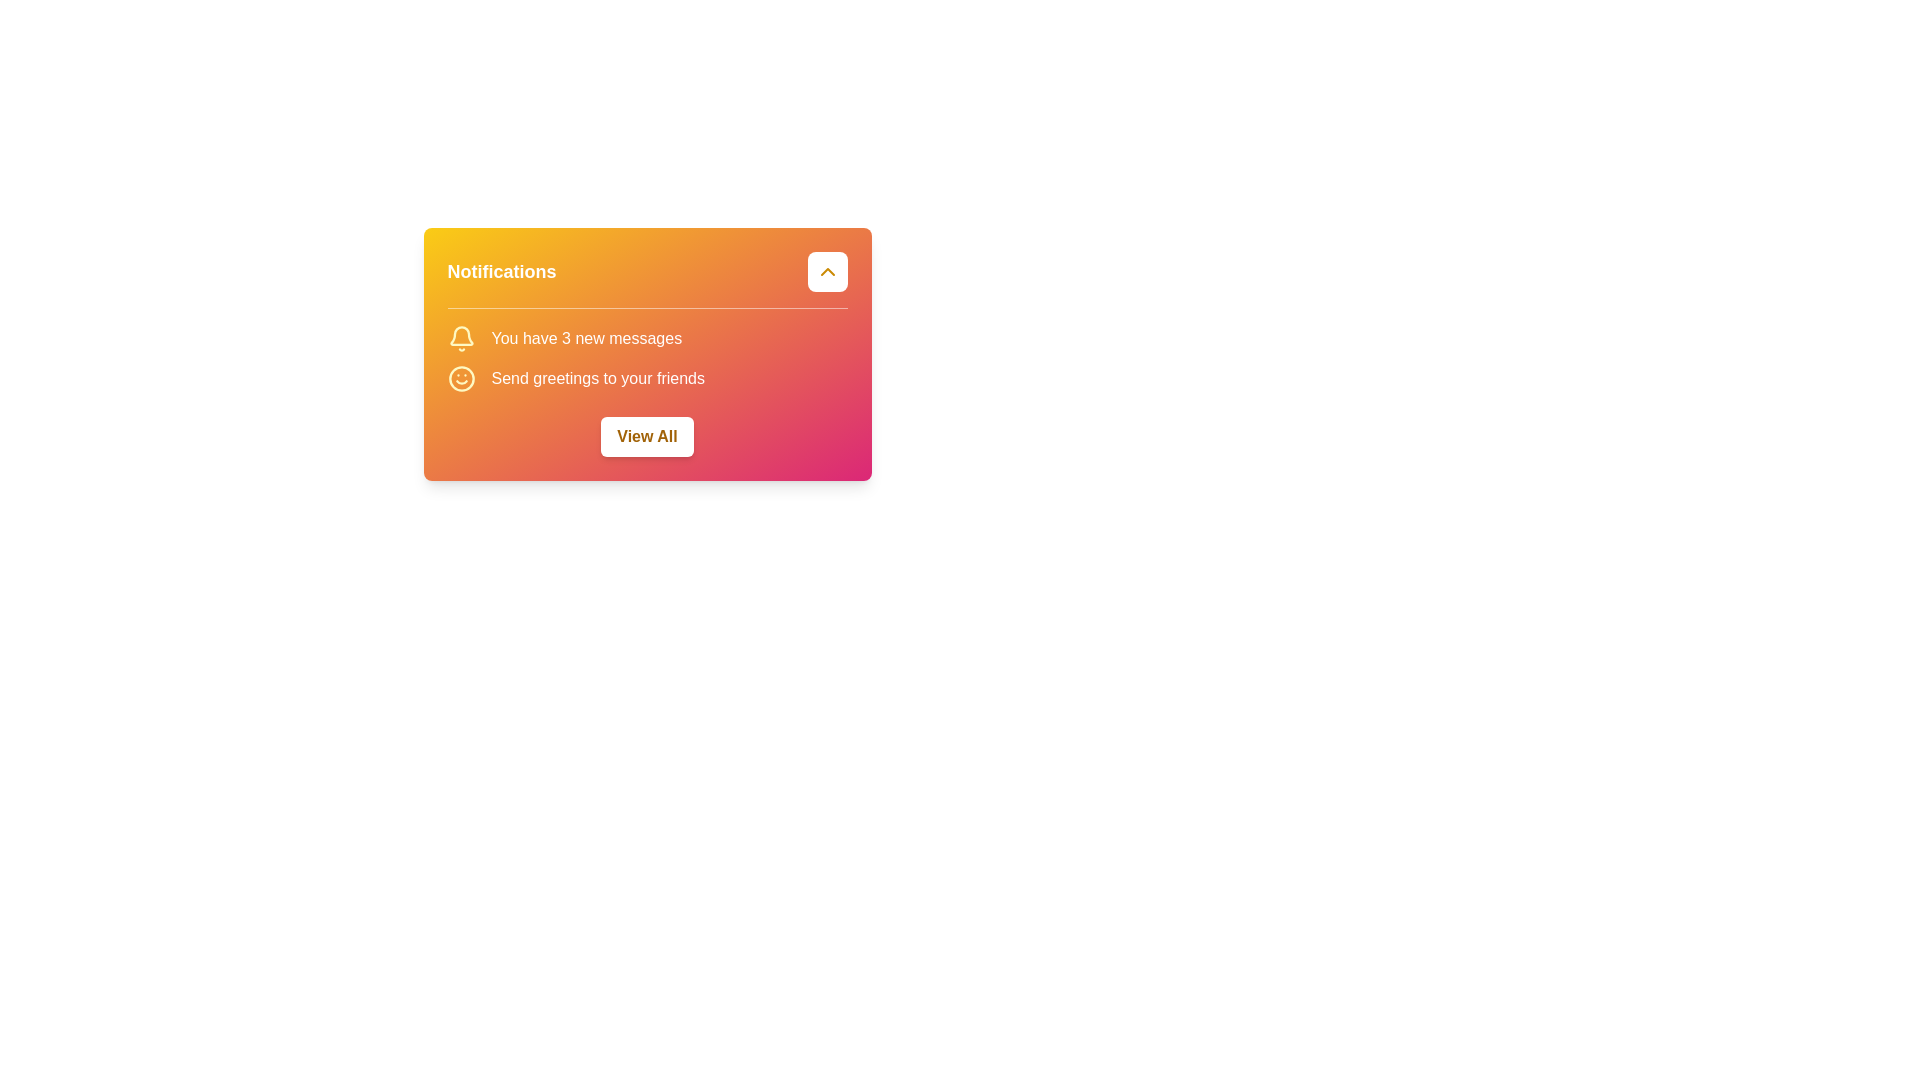  I want to click on information provided in the second notification message located below the 'You have 3 new messages' notification, which serves as a reminder for users to send greetings to their friends, so click(647, 378).